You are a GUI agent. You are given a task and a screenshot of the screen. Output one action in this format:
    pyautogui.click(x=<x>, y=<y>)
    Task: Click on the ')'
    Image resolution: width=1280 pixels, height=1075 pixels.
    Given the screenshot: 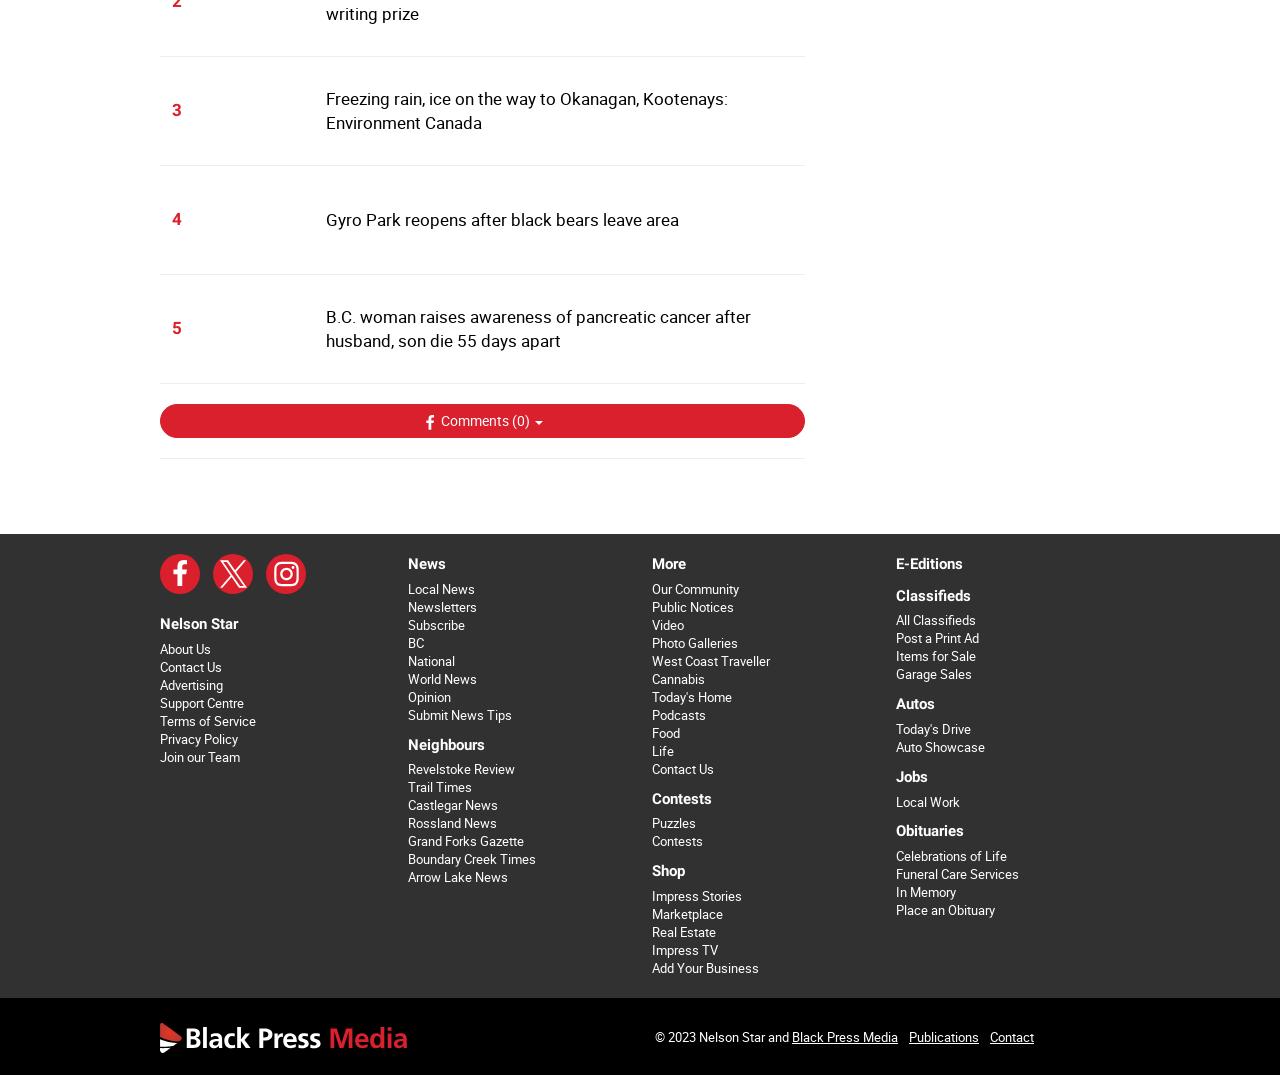 What is the action you would take?
    pyautogui.click(x=525, y=419)
    